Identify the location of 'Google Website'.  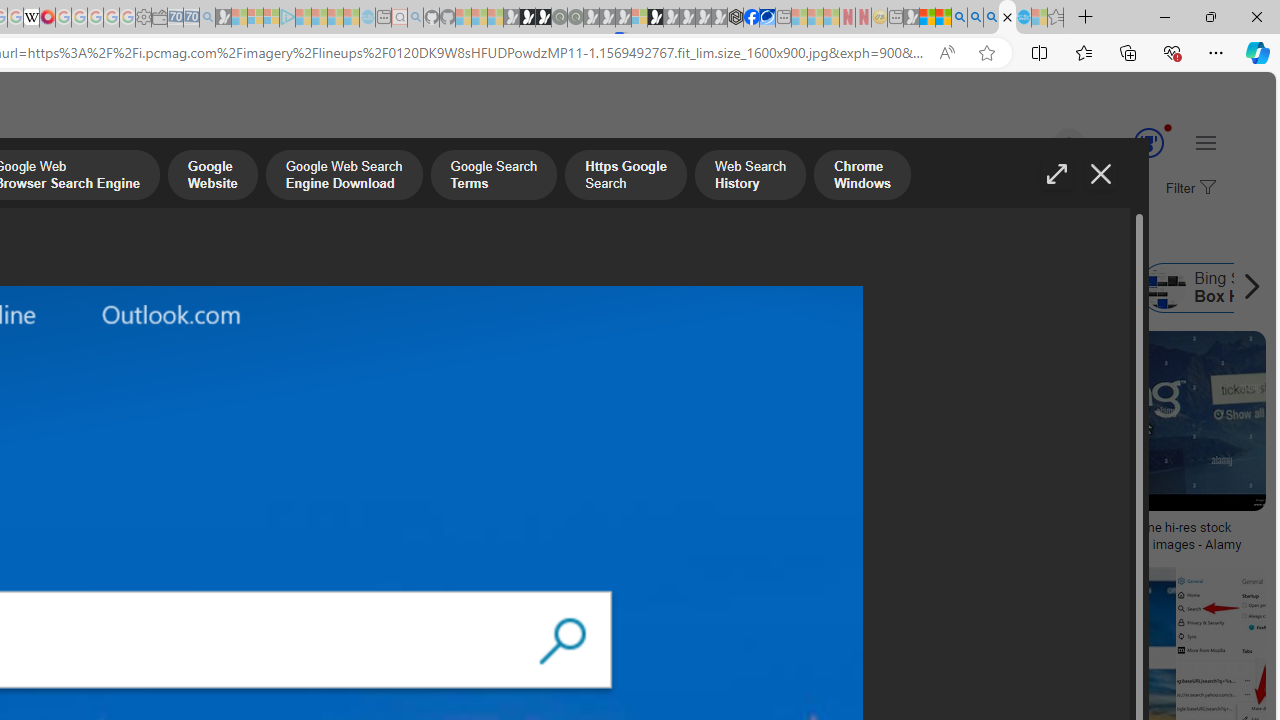
(212, 176).